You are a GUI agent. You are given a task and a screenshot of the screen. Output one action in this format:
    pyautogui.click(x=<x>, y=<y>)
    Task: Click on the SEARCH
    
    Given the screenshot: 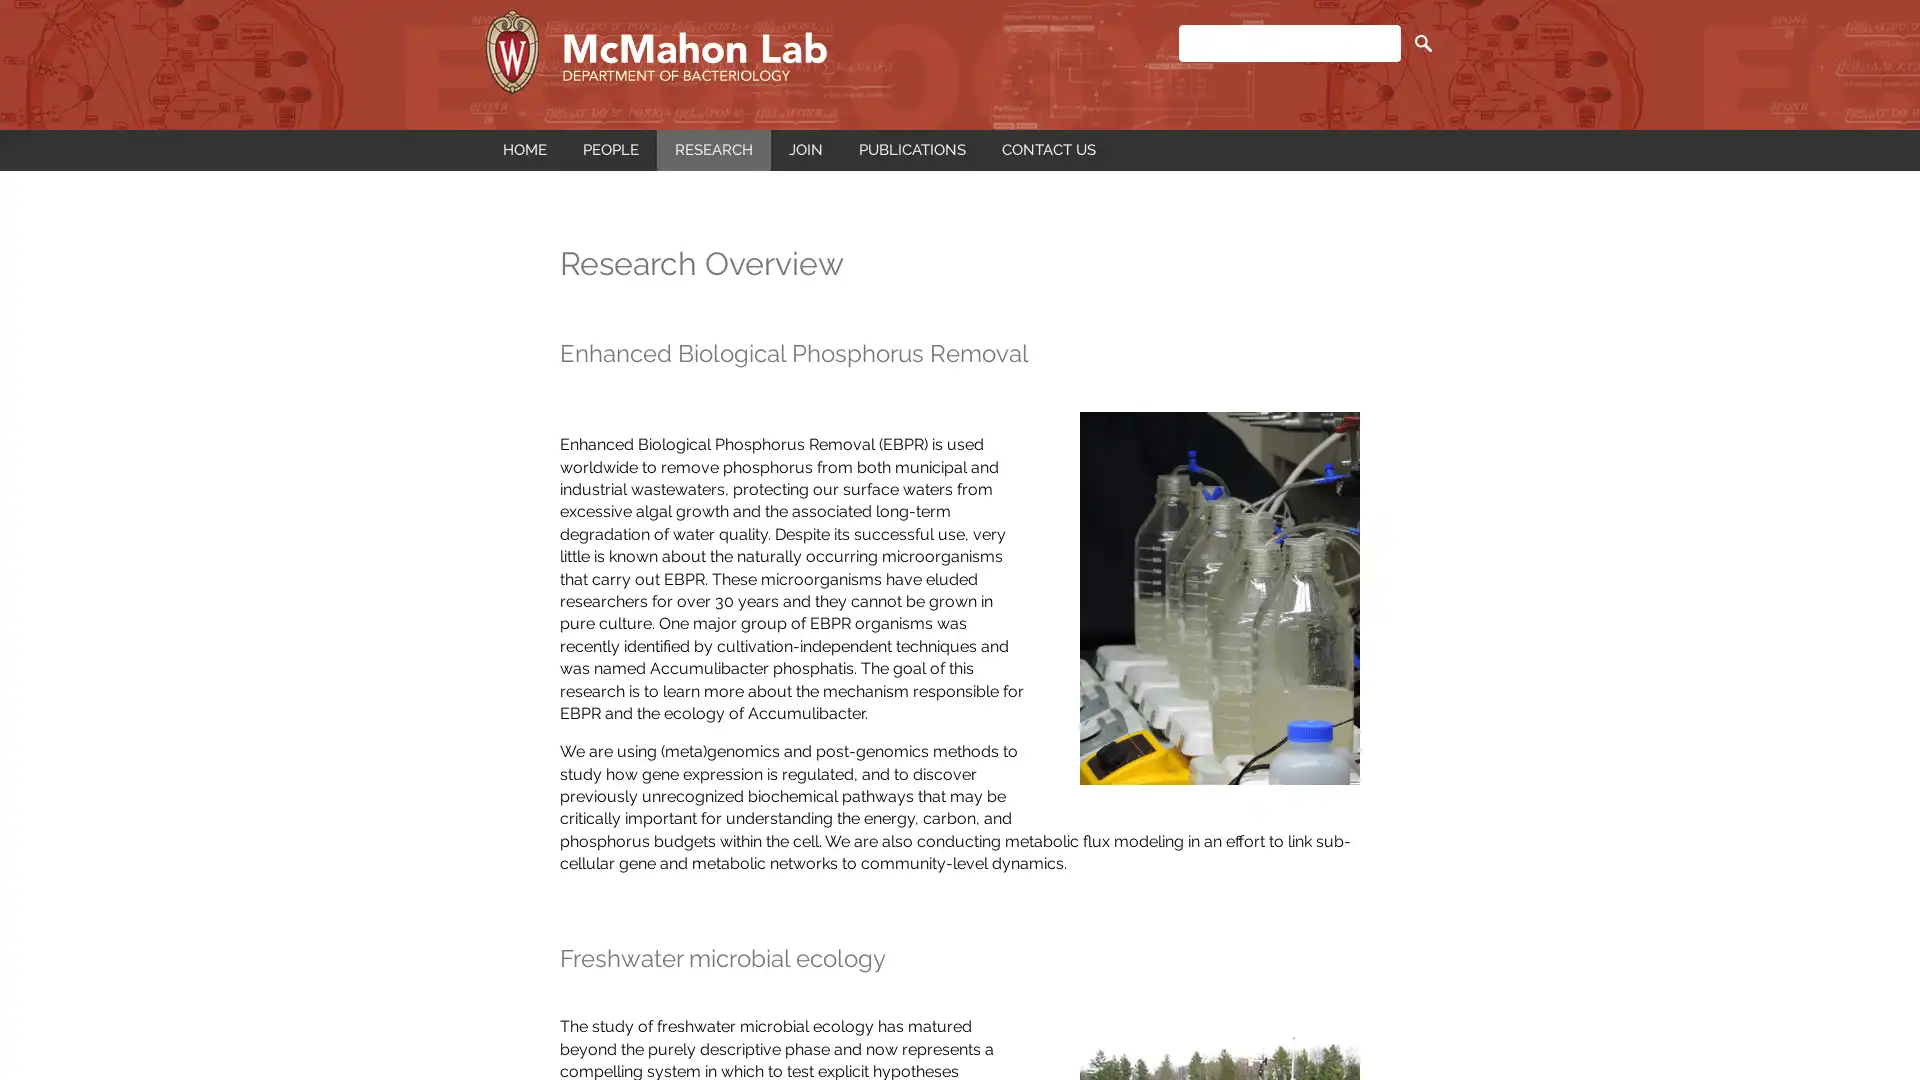 What is the action you would take?
    pyautogui.click(x=1424, y=46)
    